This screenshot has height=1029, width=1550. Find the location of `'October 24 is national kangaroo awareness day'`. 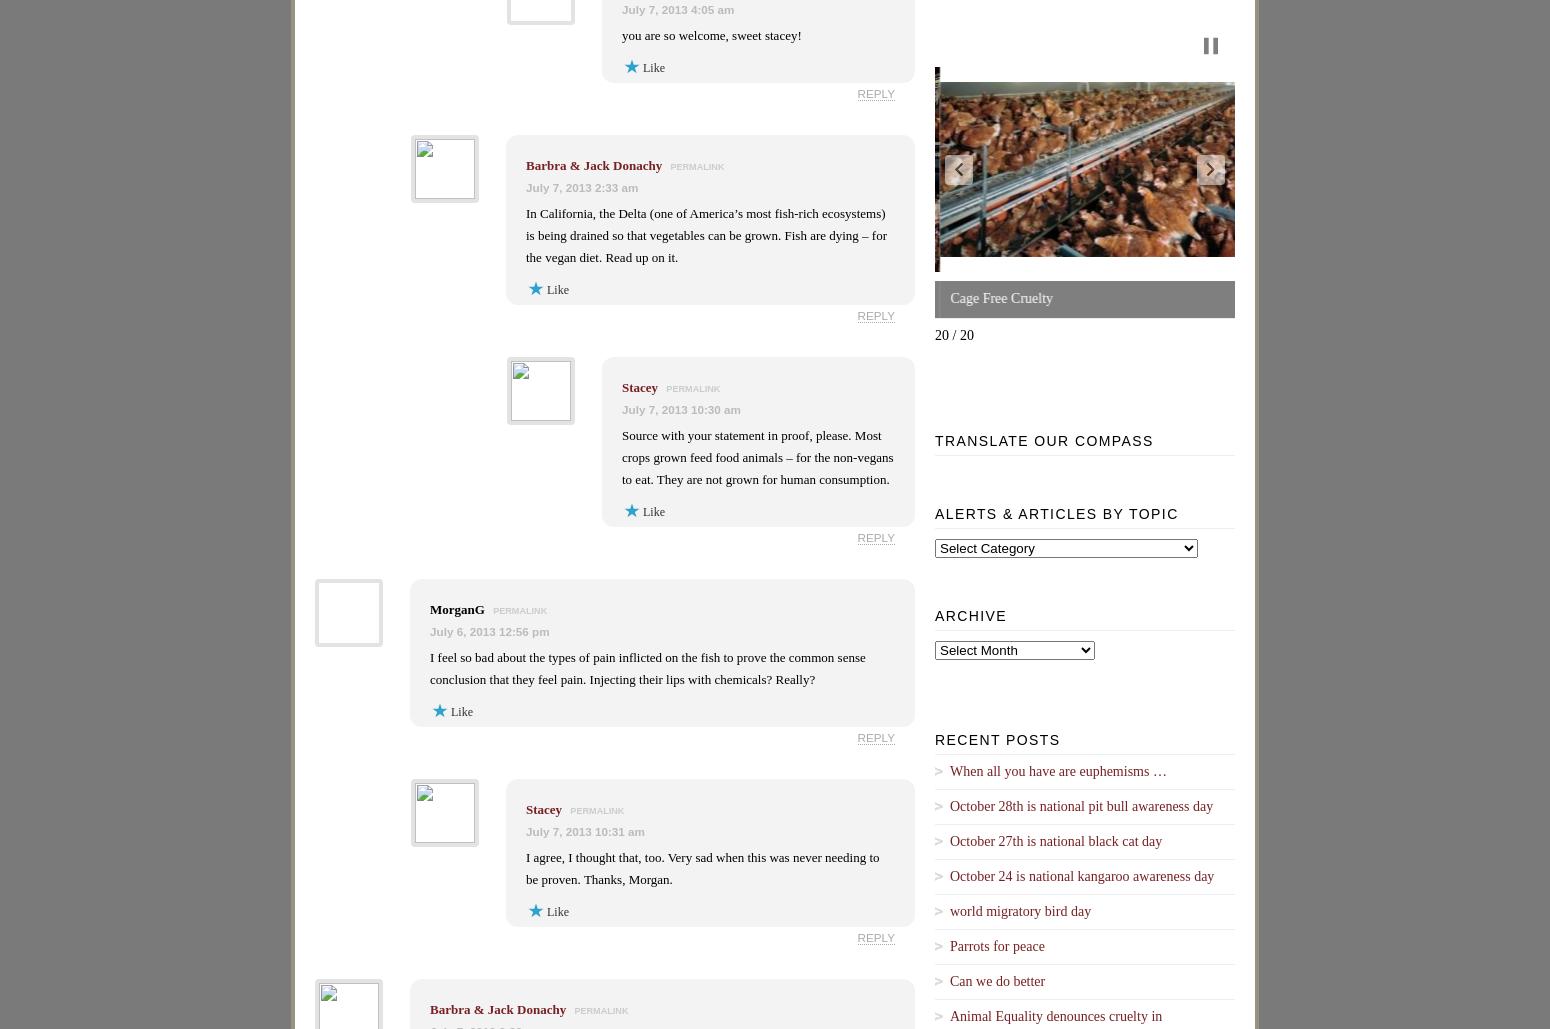

'October 24 is national kangaroo awareness day' is located at coordinates (1082, 874).